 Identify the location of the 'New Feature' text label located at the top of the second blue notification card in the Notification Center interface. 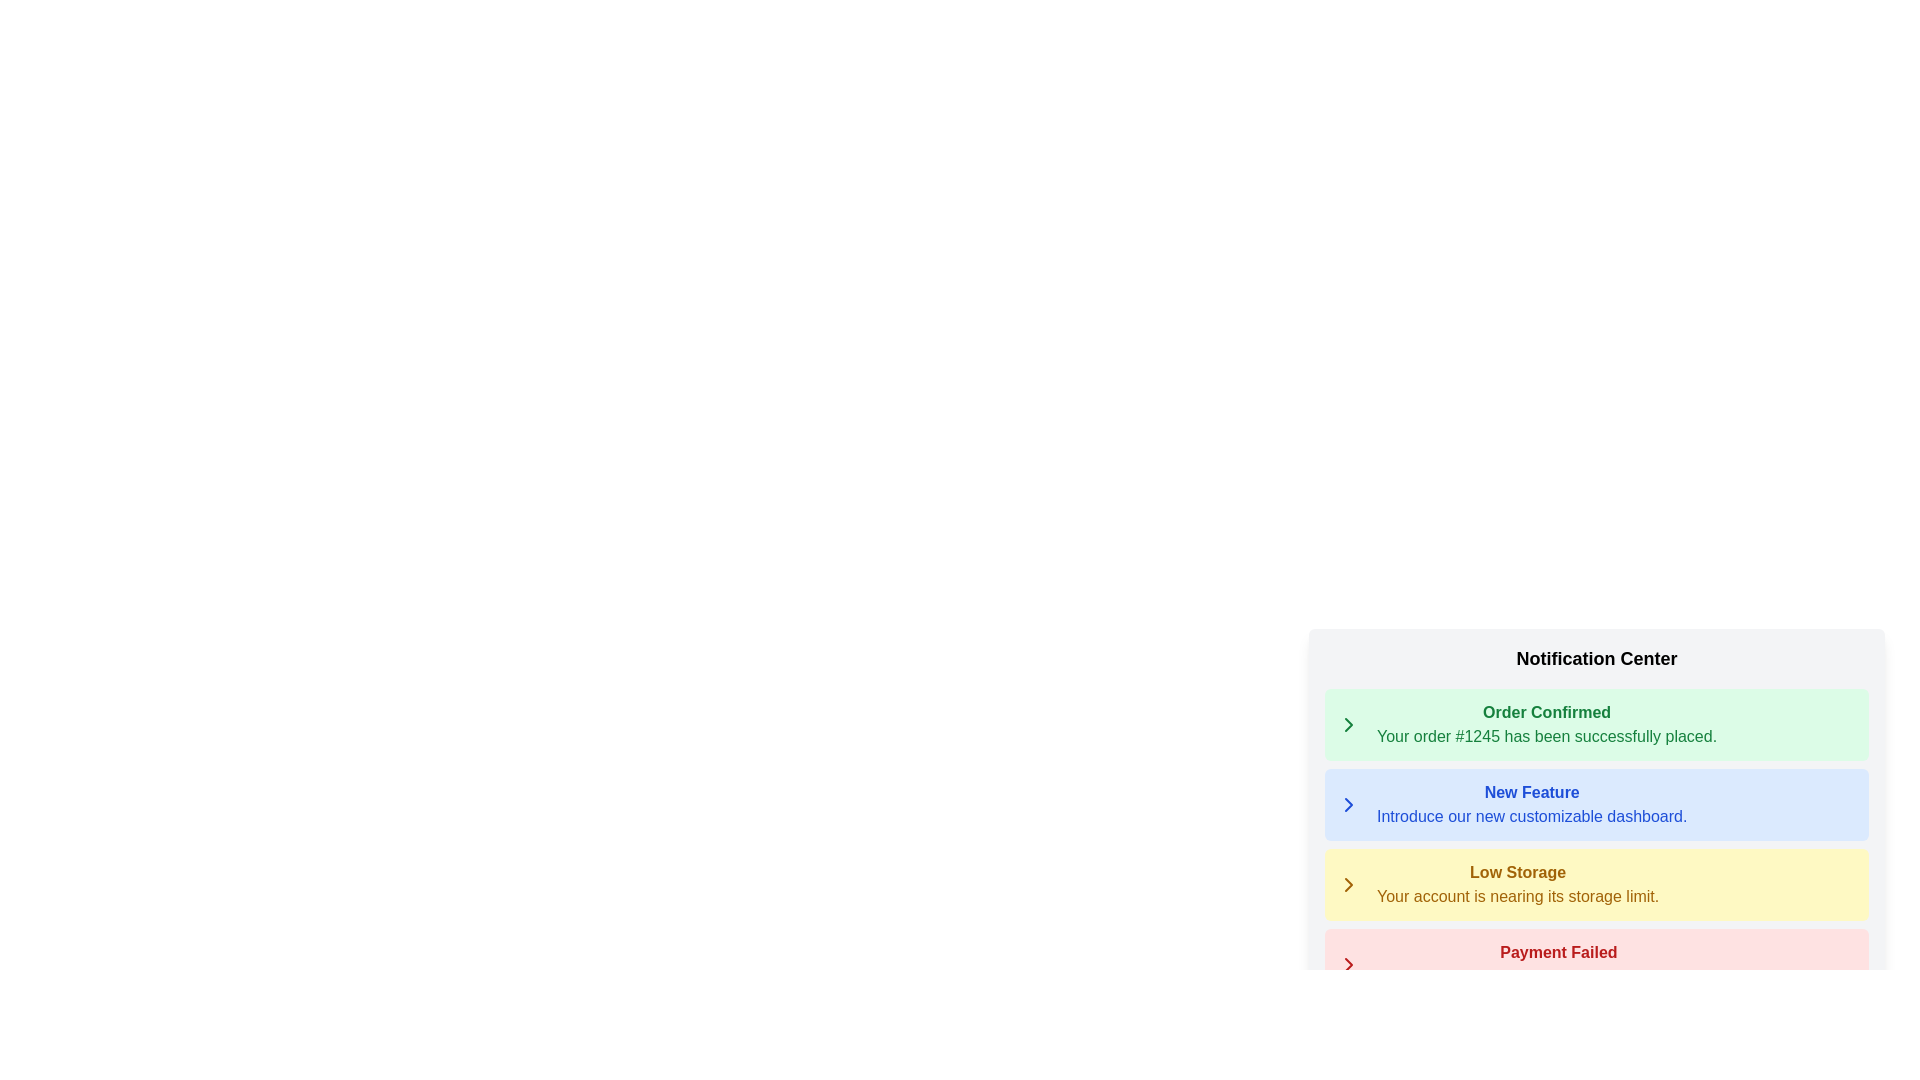
(1531, 792).